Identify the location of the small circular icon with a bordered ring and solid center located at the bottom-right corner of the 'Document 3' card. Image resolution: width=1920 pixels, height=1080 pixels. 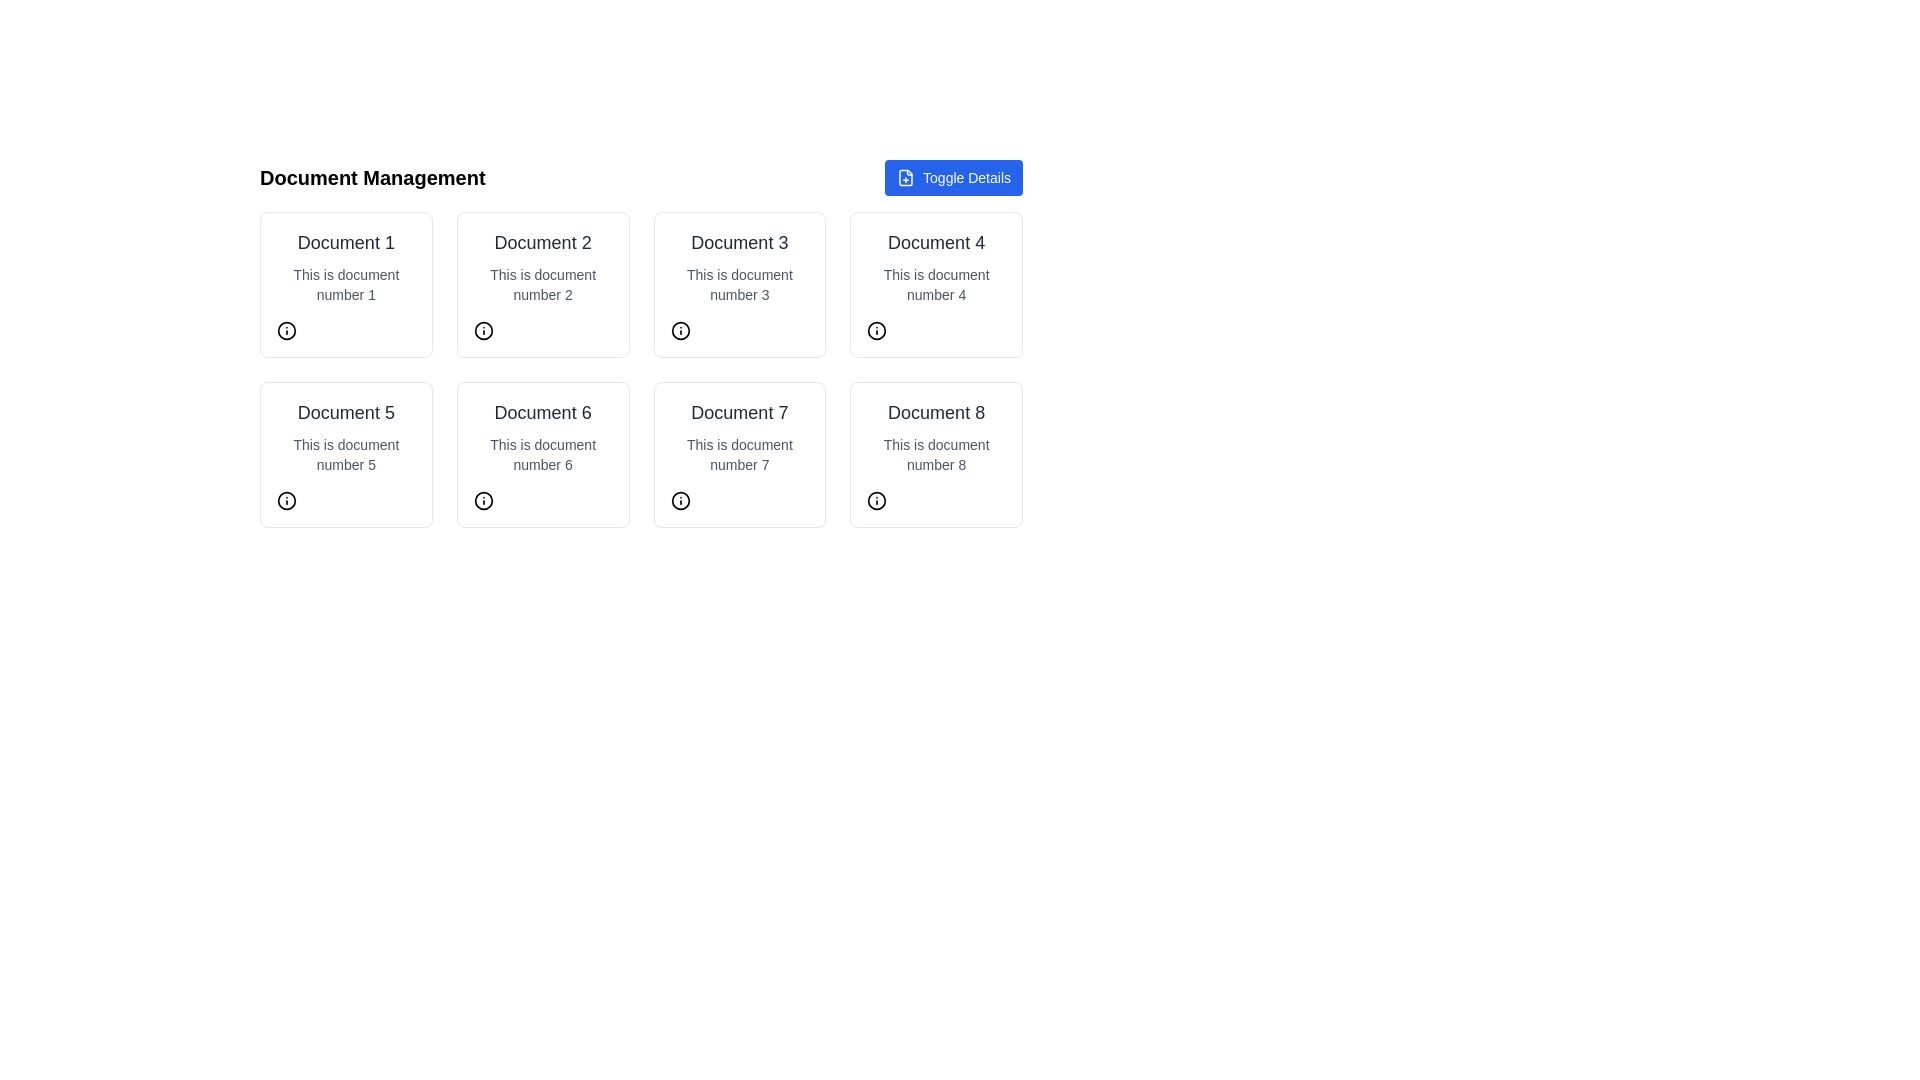
(680, 330).